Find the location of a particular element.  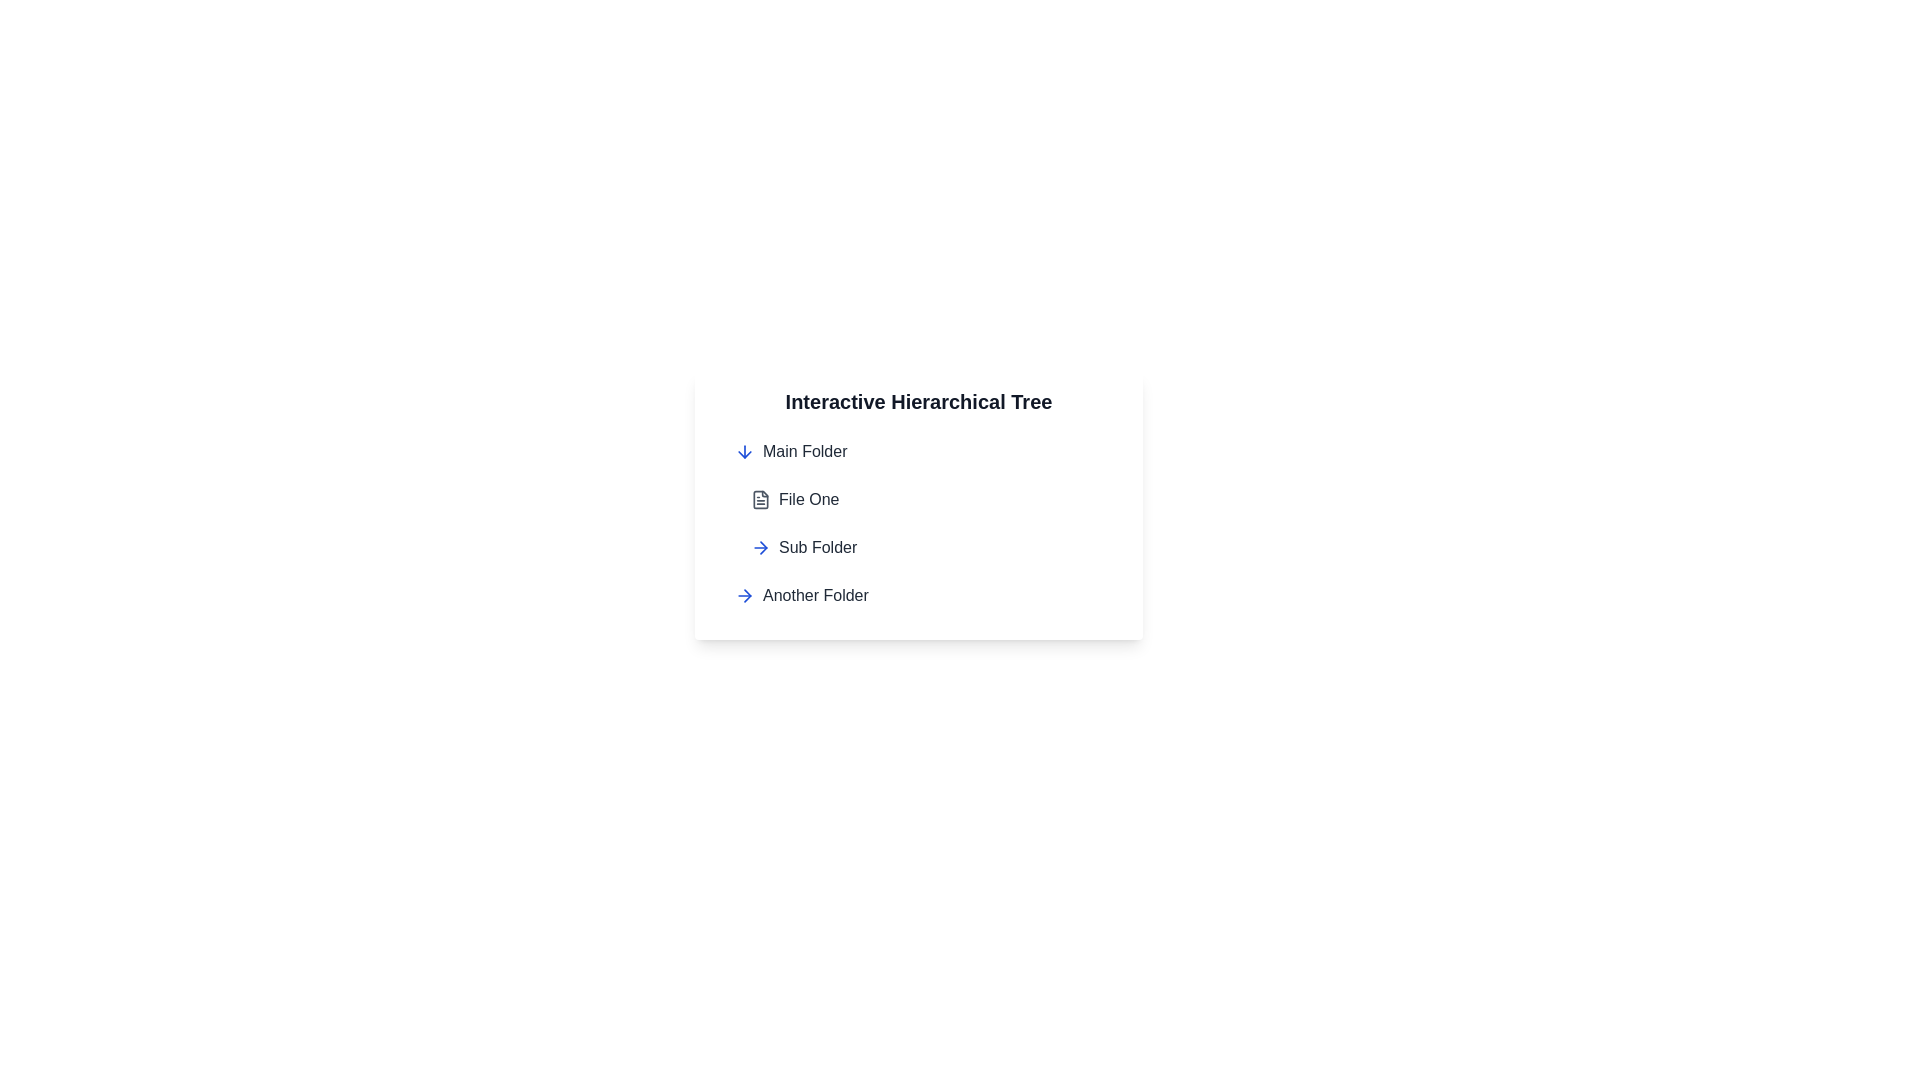

the sub-folder label in the Interactive Hierarchical Tree, which is the third item in the row-like structure, located to the right of an arrow icon is located at coordinates (818, 547).